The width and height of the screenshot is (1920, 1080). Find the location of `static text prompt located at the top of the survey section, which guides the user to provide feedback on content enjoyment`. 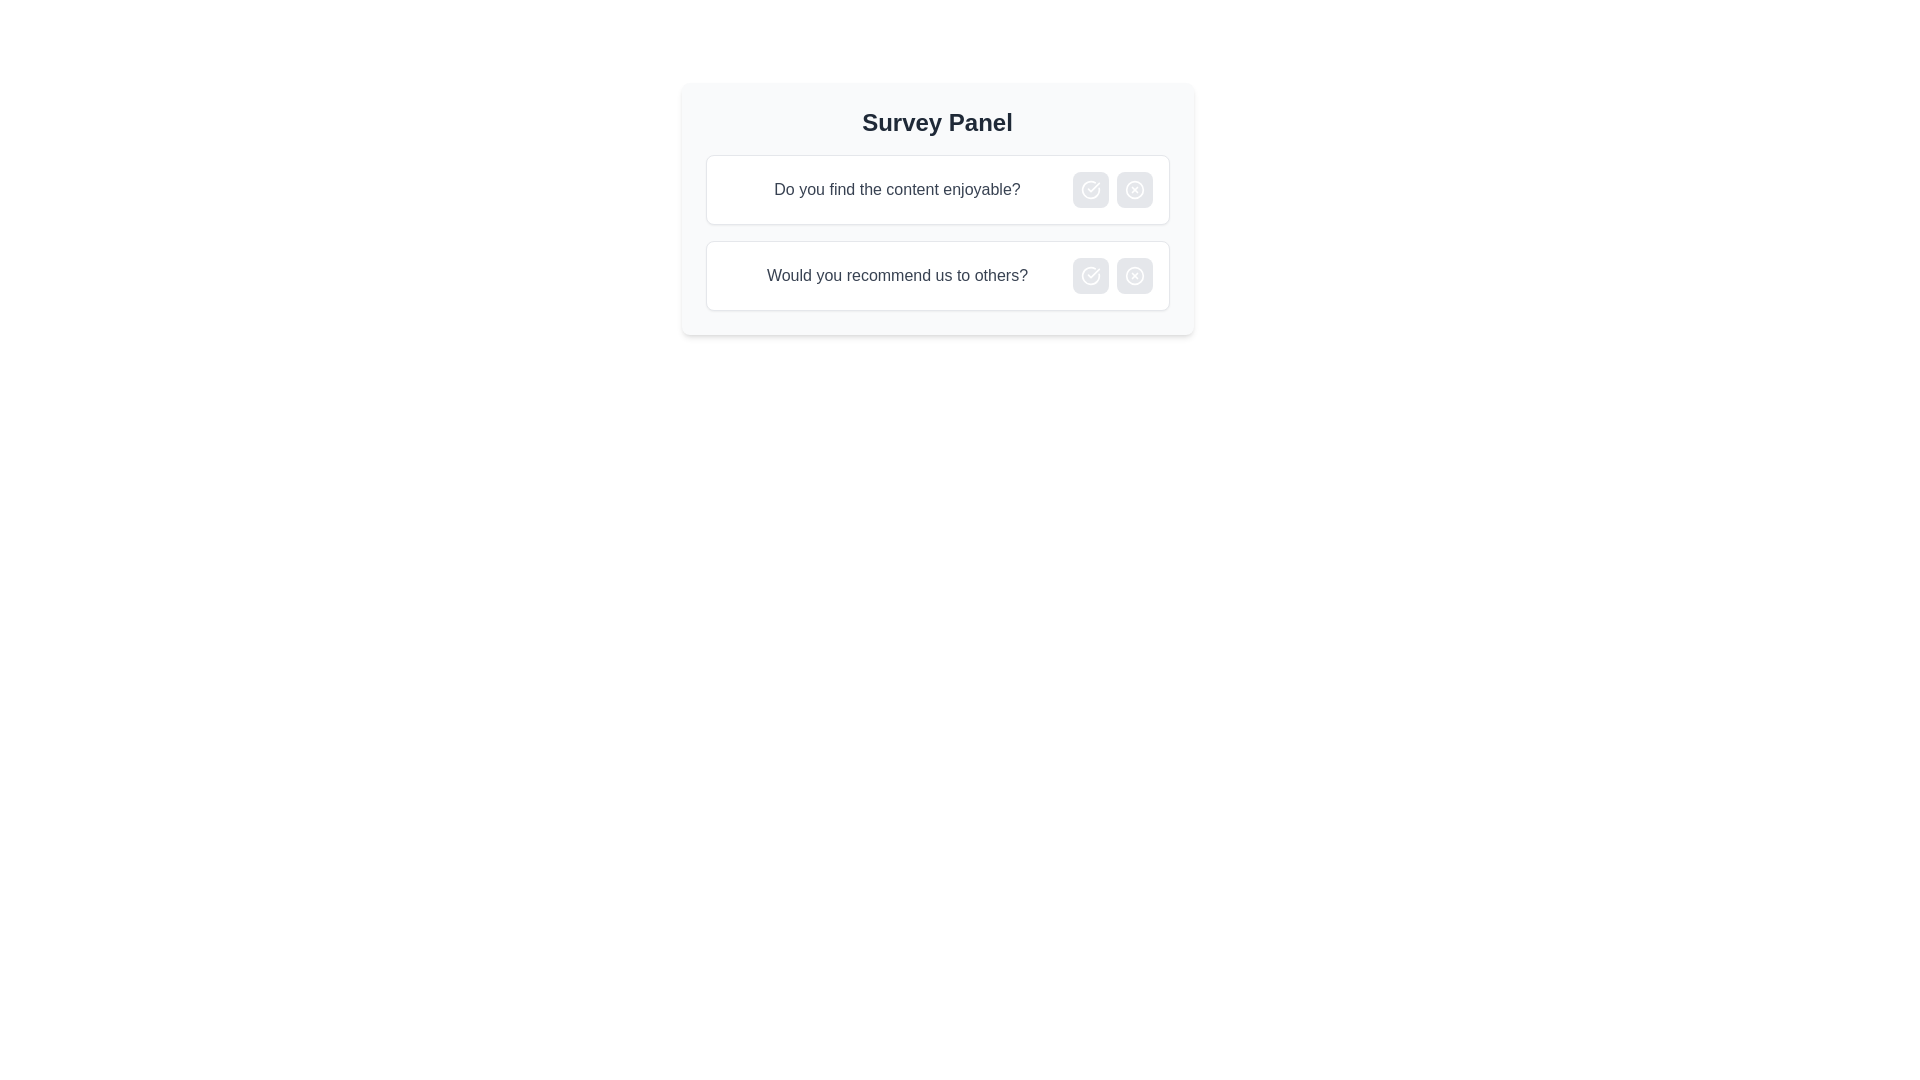

static text prompt located at the top of the survey section, which guides the user to provide feedback on content enjoyment is located at coordinates (896, 189).